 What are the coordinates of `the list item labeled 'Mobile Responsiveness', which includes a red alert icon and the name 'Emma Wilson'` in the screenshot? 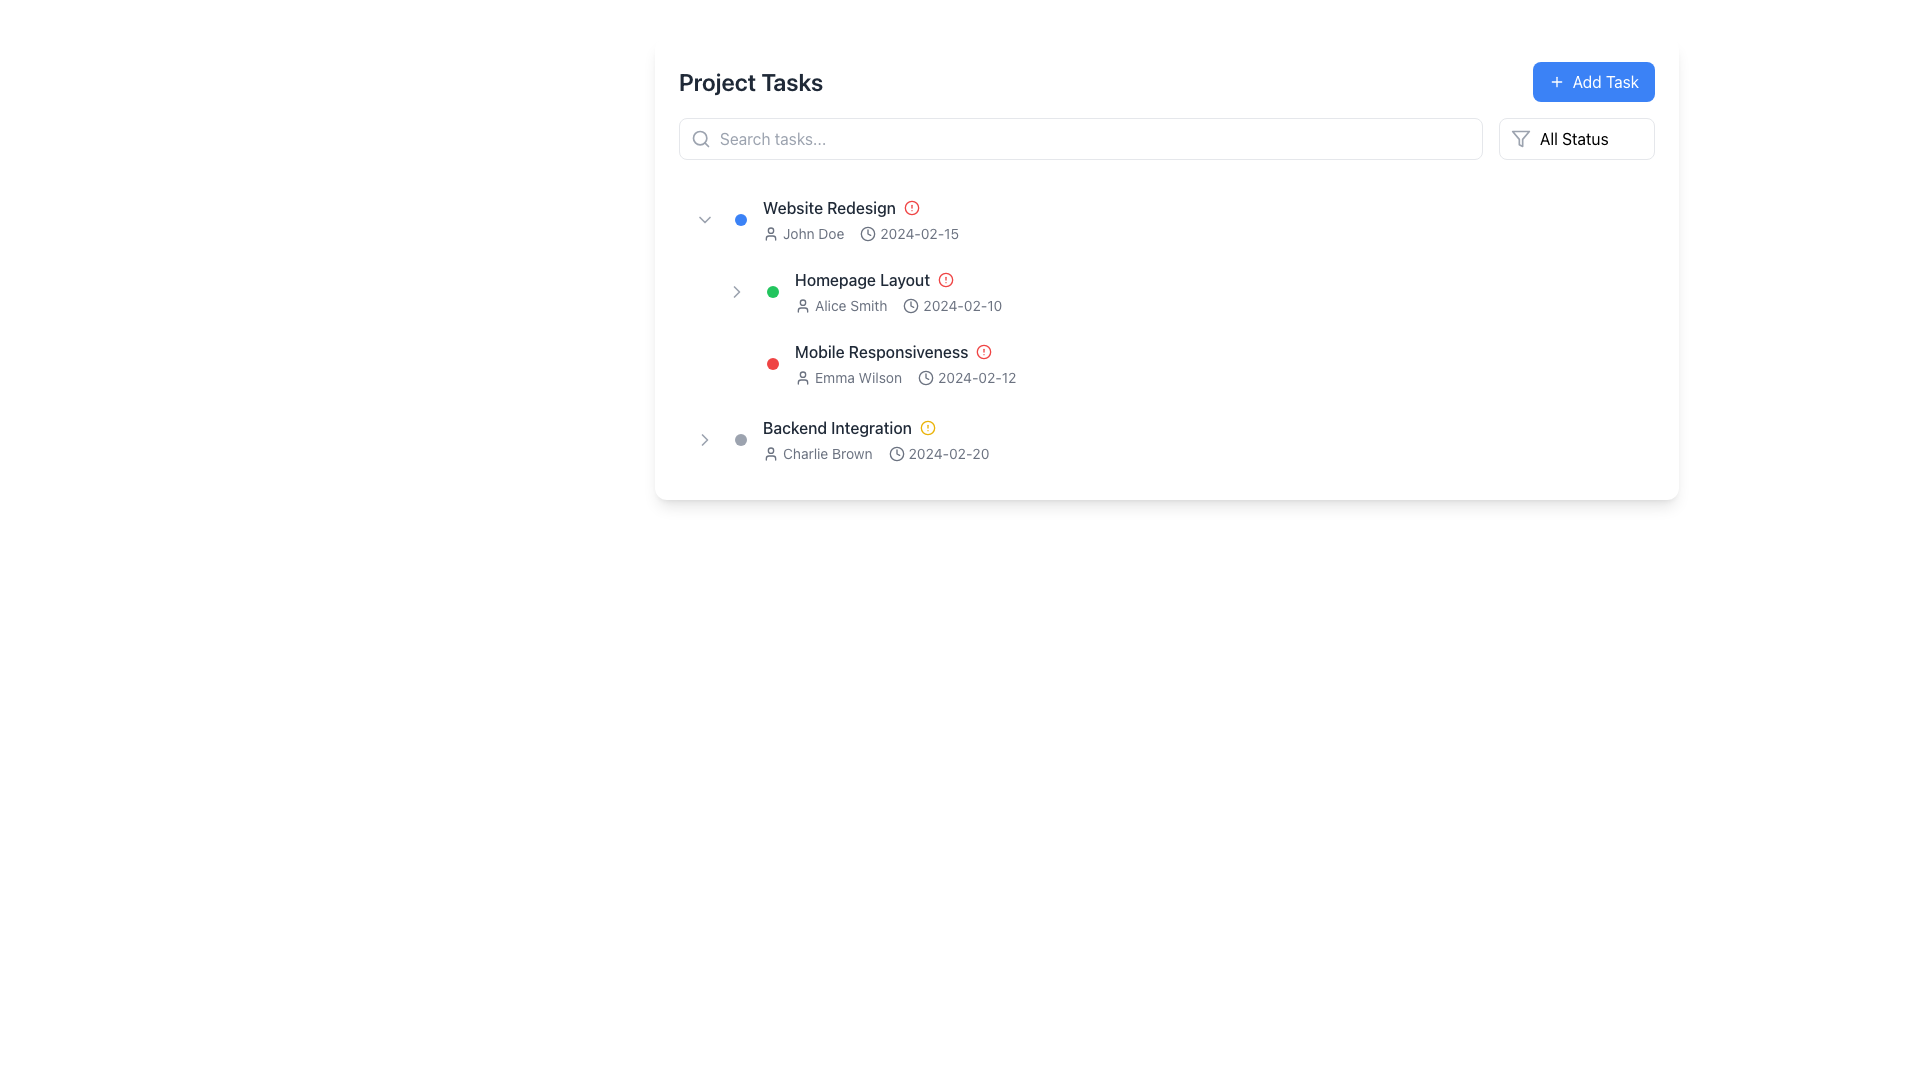 It's located at (1182, 363).